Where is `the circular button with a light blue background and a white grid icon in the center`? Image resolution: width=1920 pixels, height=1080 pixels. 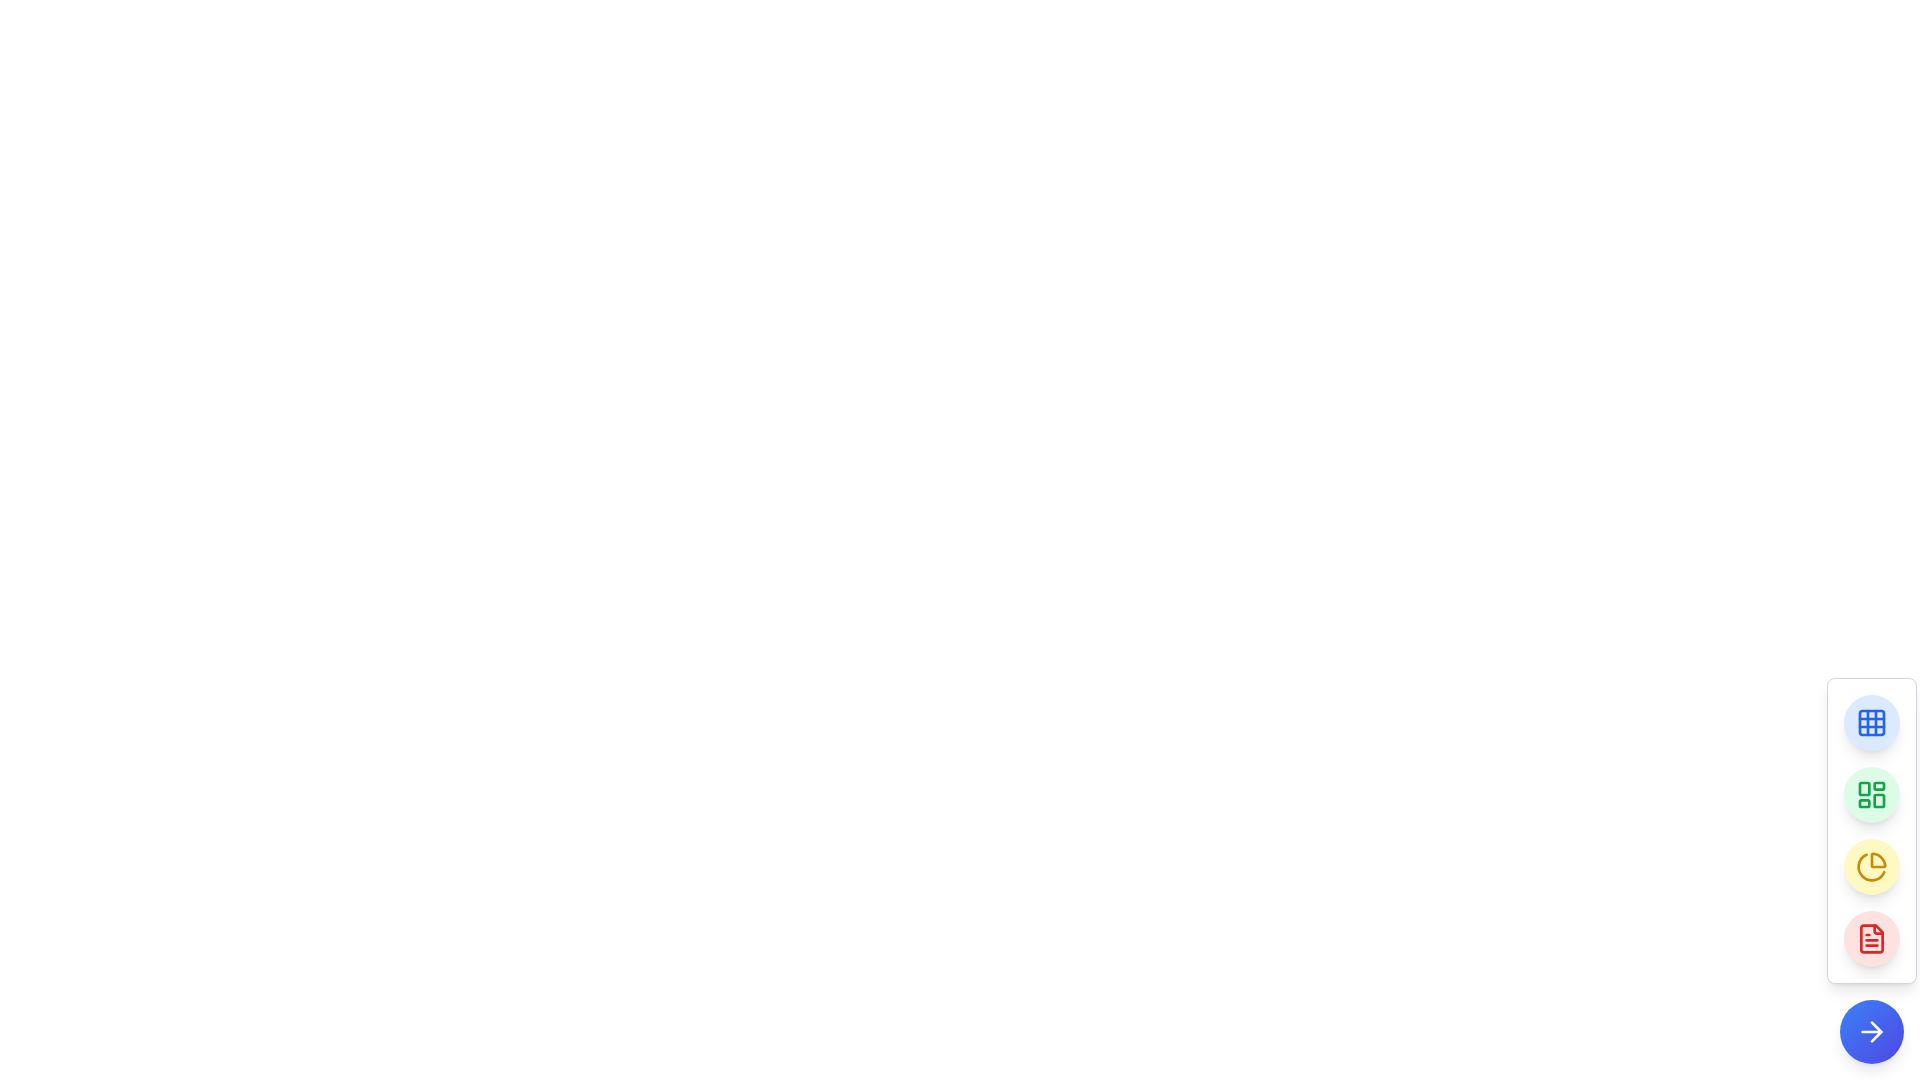 the circular button with a light blue background and a white grid icon in the center is located at coordinates (1871, 722).